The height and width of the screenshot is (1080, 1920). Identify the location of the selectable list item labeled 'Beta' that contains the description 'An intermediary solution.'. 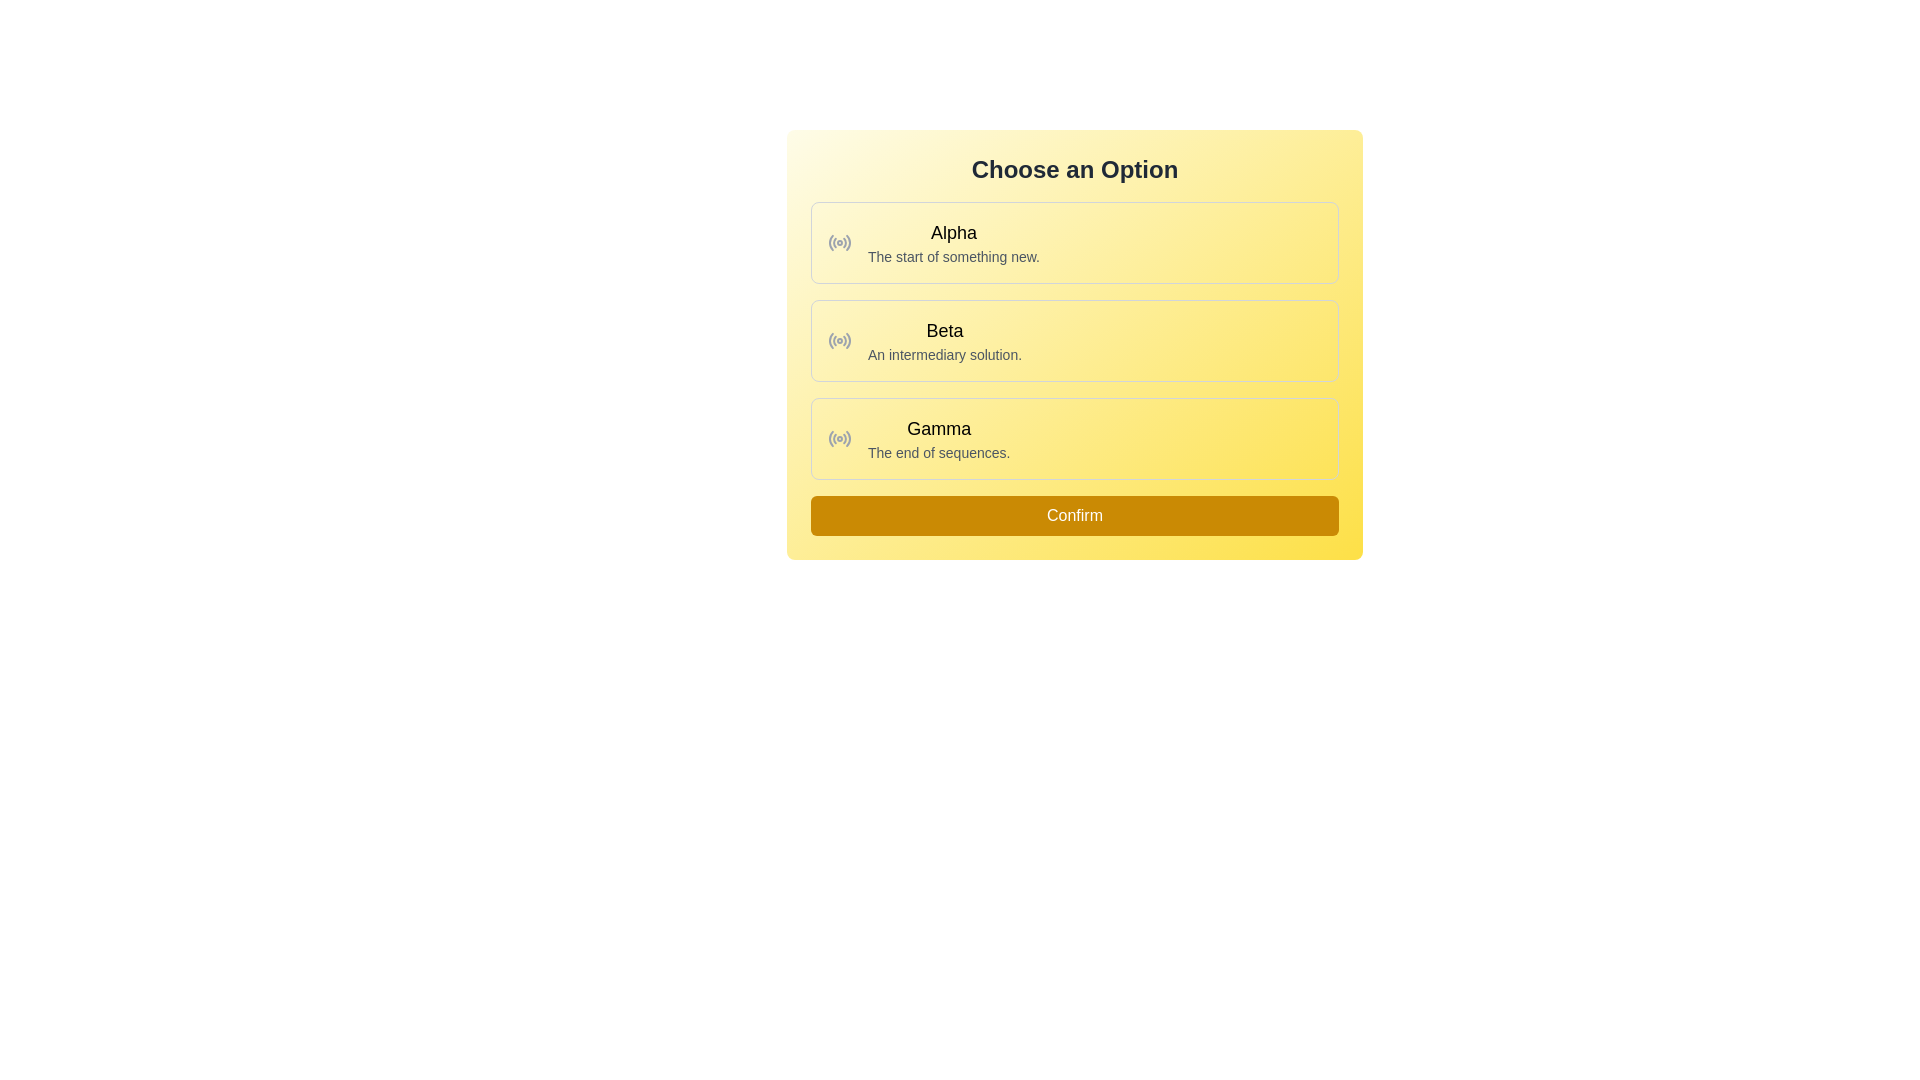
(1074, 339).